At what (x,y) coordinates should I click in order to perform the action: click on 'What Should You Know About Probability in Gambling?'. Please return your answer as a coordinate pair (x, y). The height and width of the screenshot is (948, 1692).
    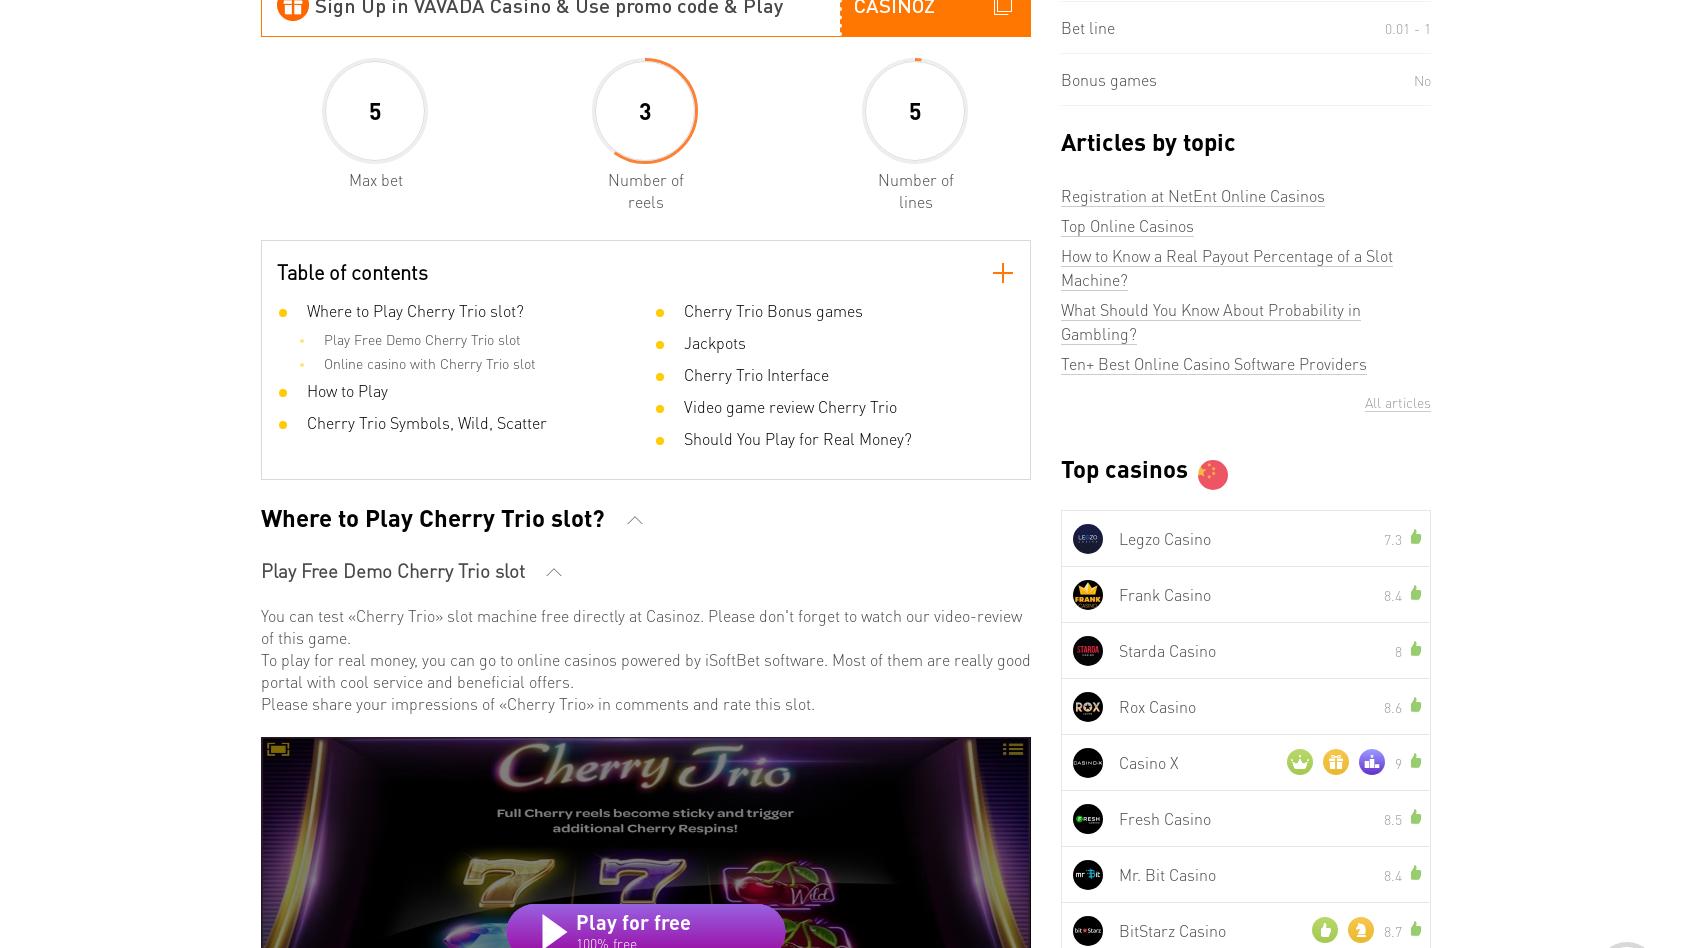
    Looking at the image, I should click on (1210, 321).